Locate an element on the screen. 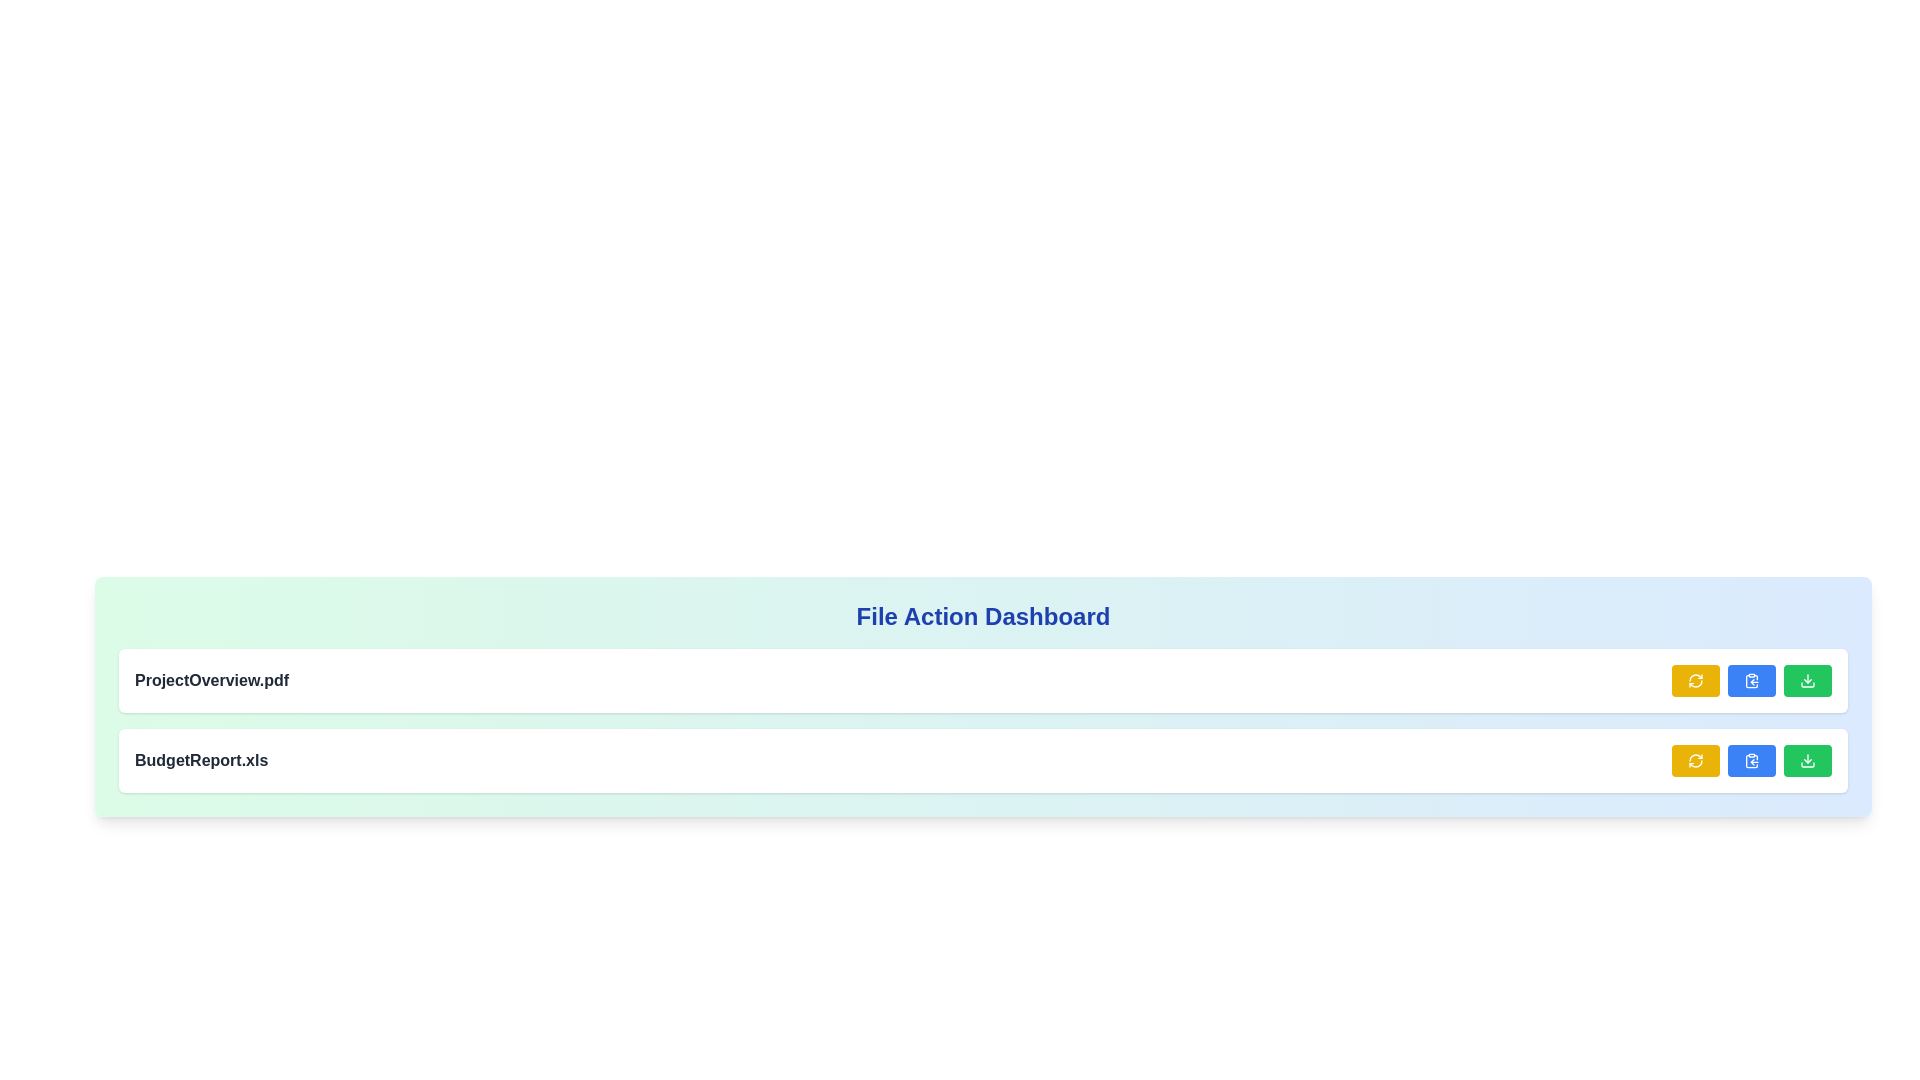  the blue button with white text and clipboard icon located in the lower right corner of the interface is located at coordinates (1751, 680).